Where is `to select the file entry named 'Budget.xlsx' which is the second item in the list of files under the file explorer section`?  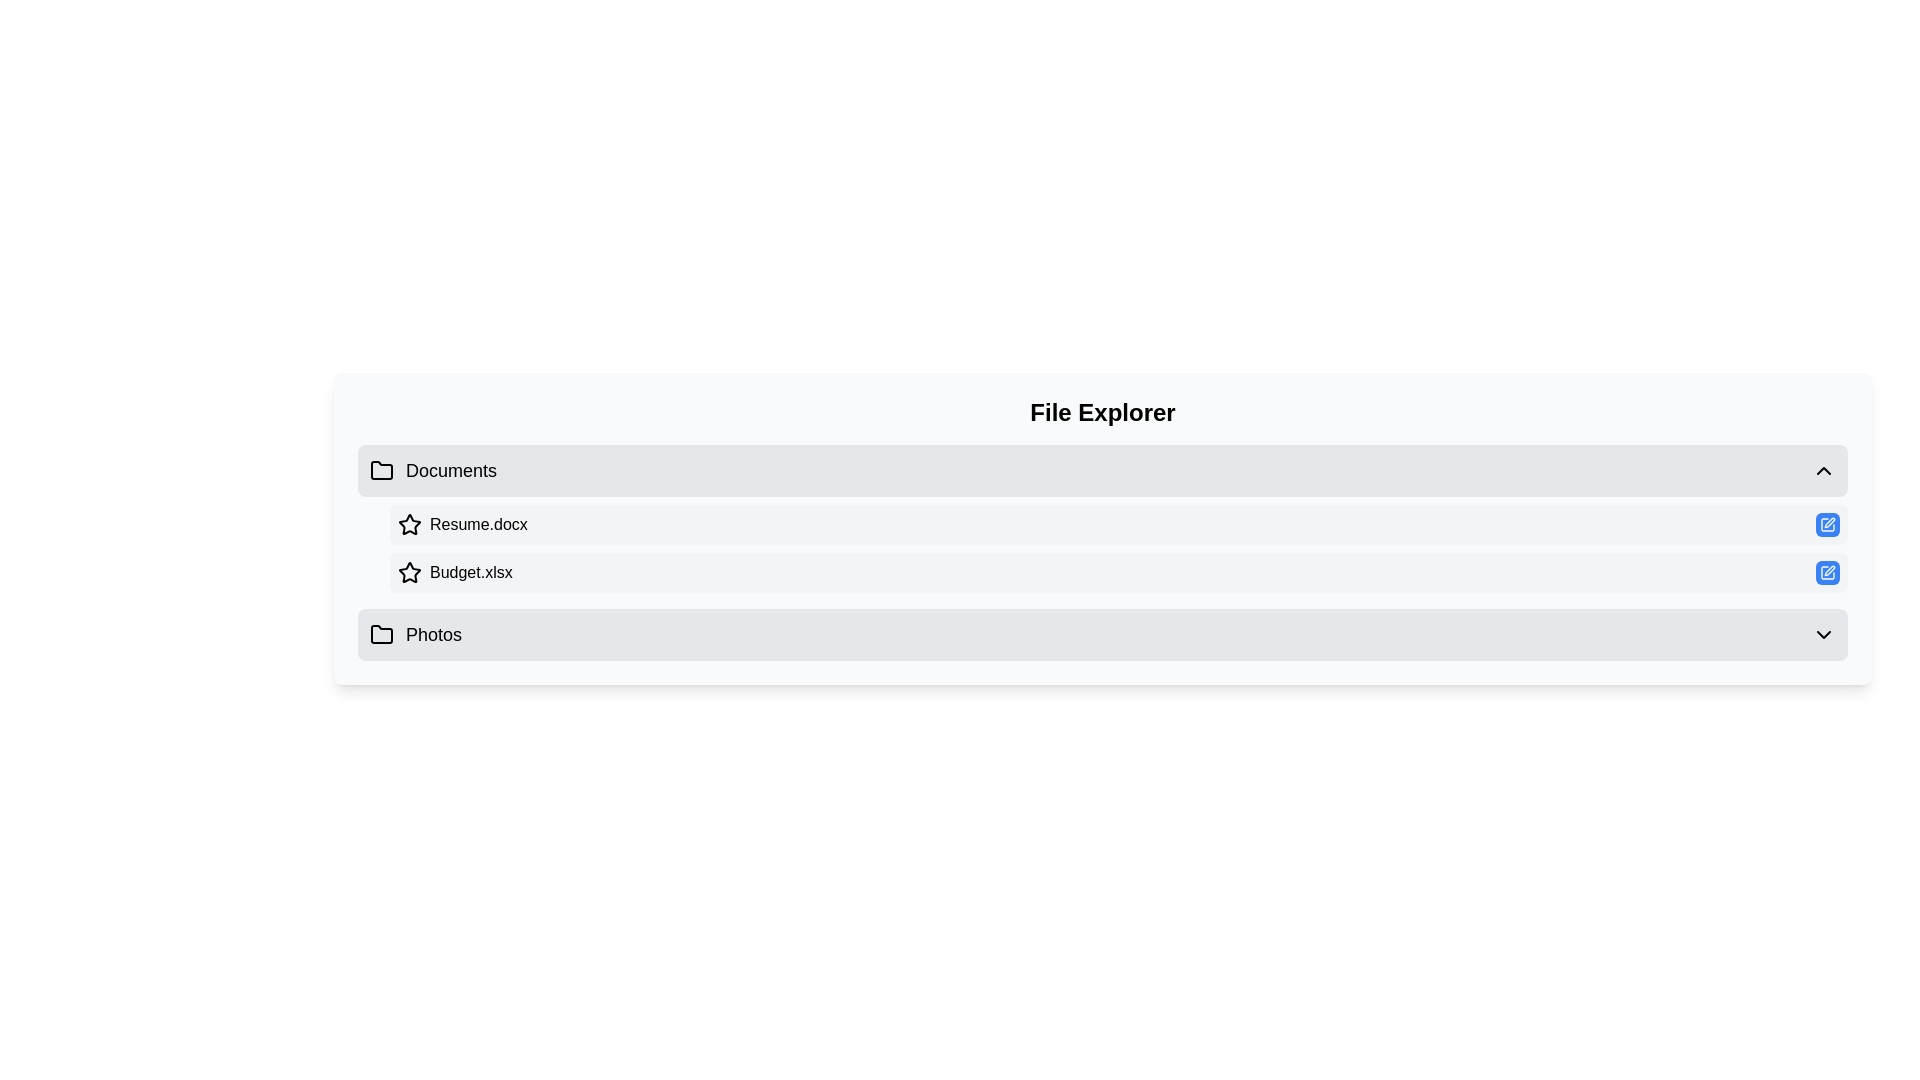 to select the file entry named 'Budget.xlsx' which is the second item in the list of files under the file explorer section is located at coordinates (1117, 573).